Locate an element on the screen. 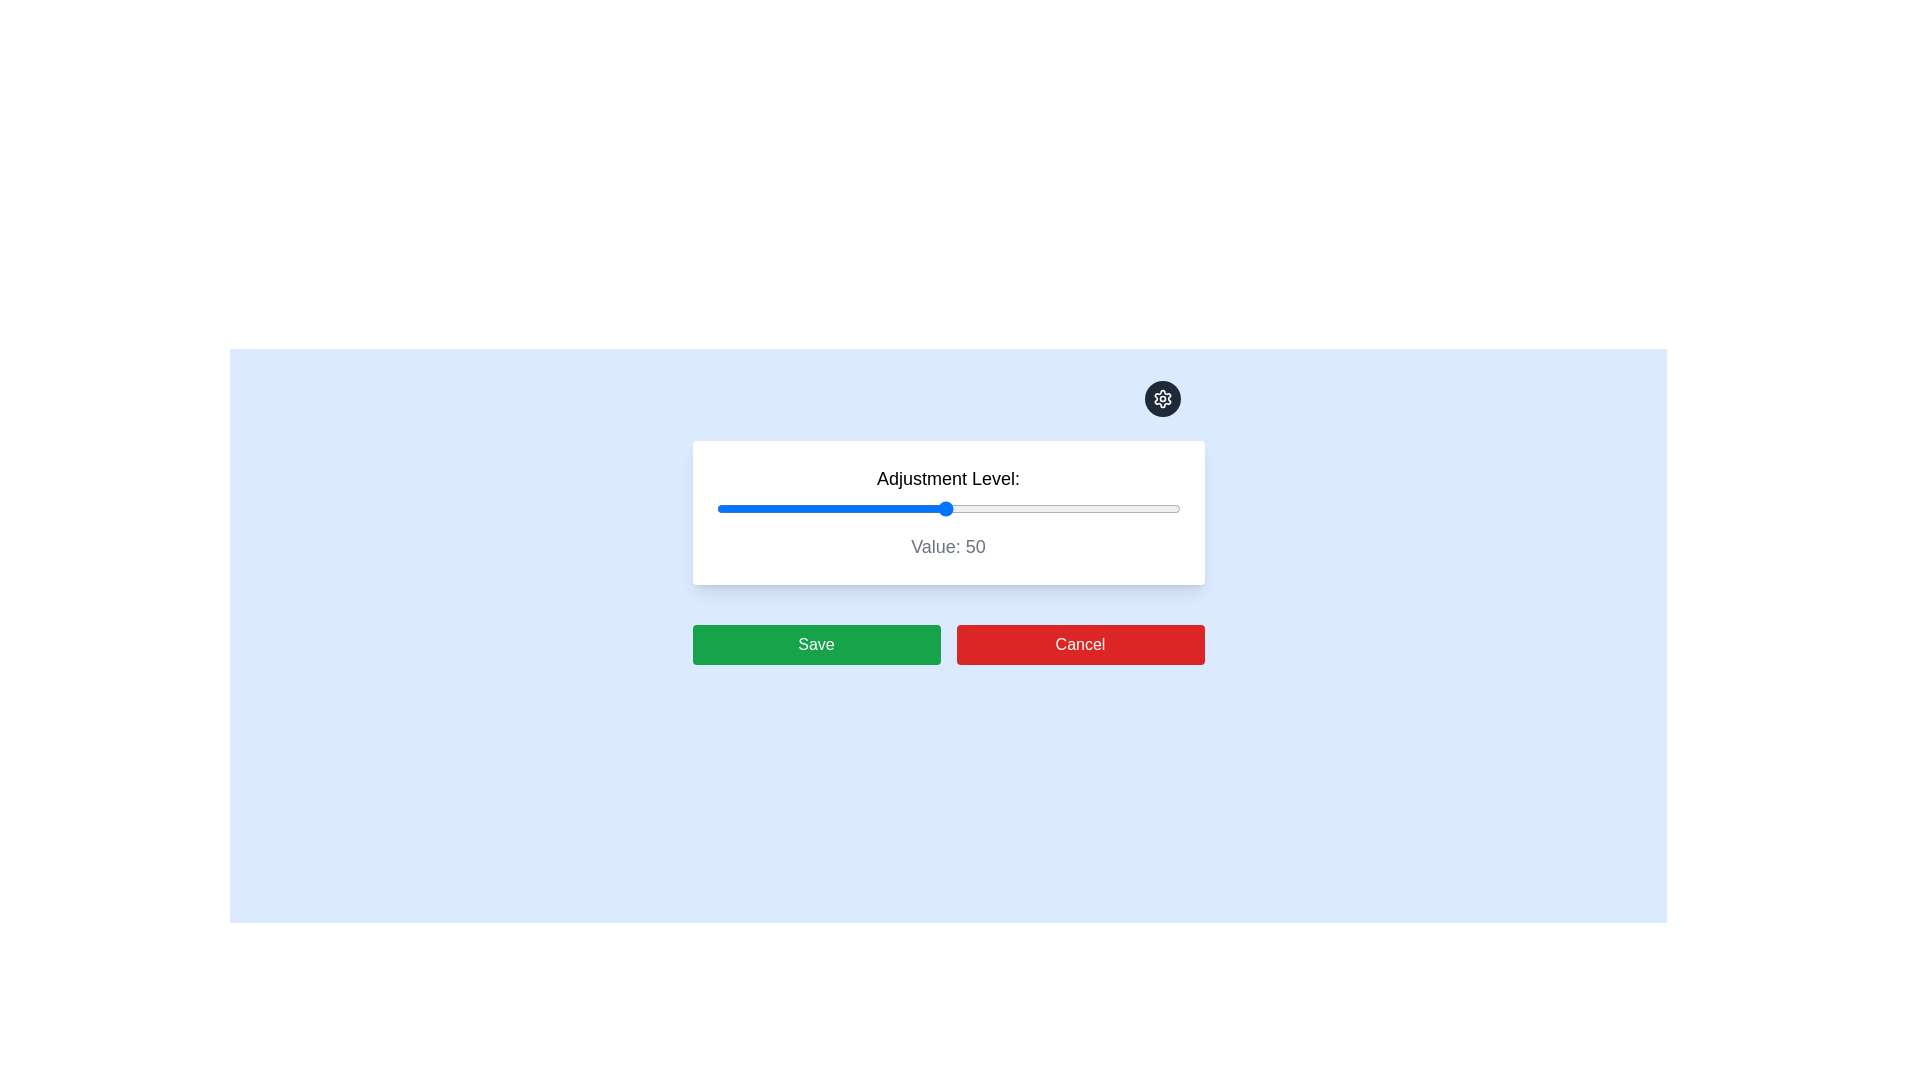  the adjustment level is located at coordinates (1076, 508).